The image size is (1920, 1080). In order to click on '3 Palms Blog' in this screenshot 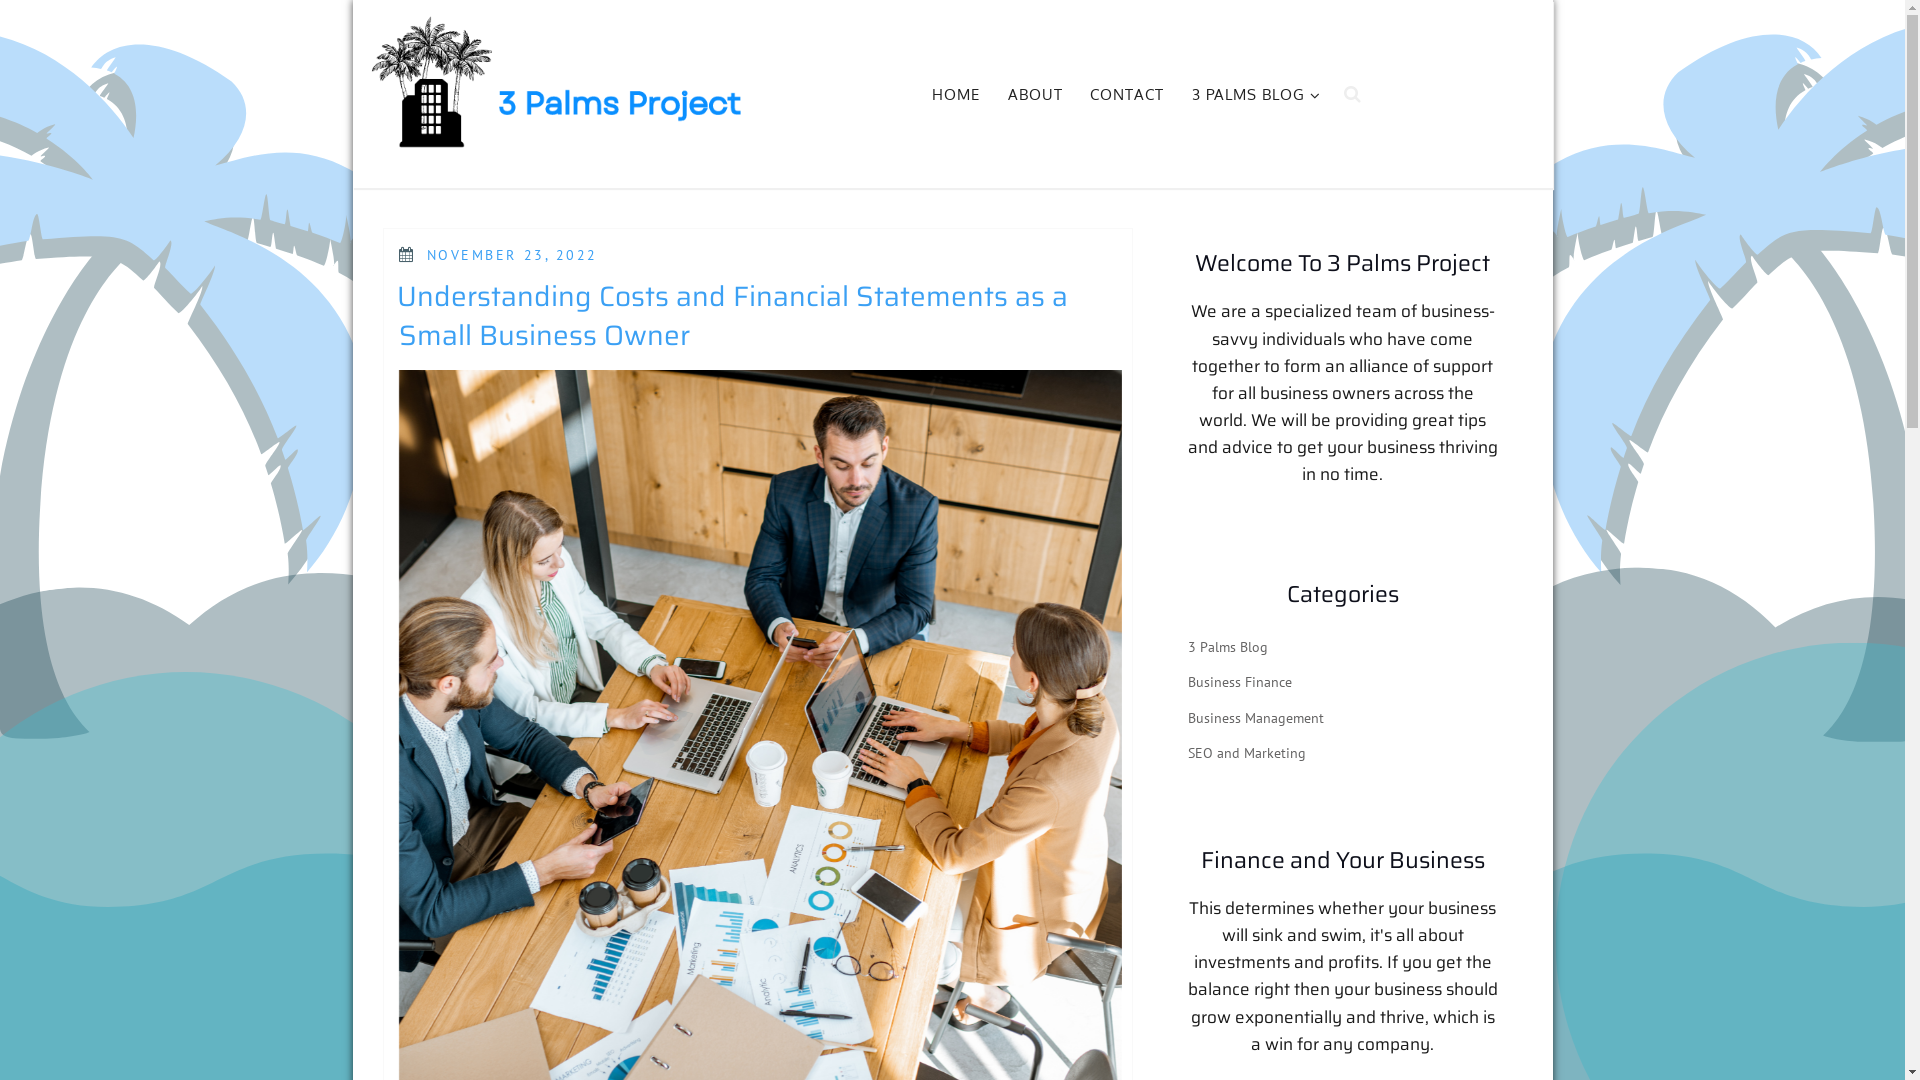, I will do `click(1227, 647)`.